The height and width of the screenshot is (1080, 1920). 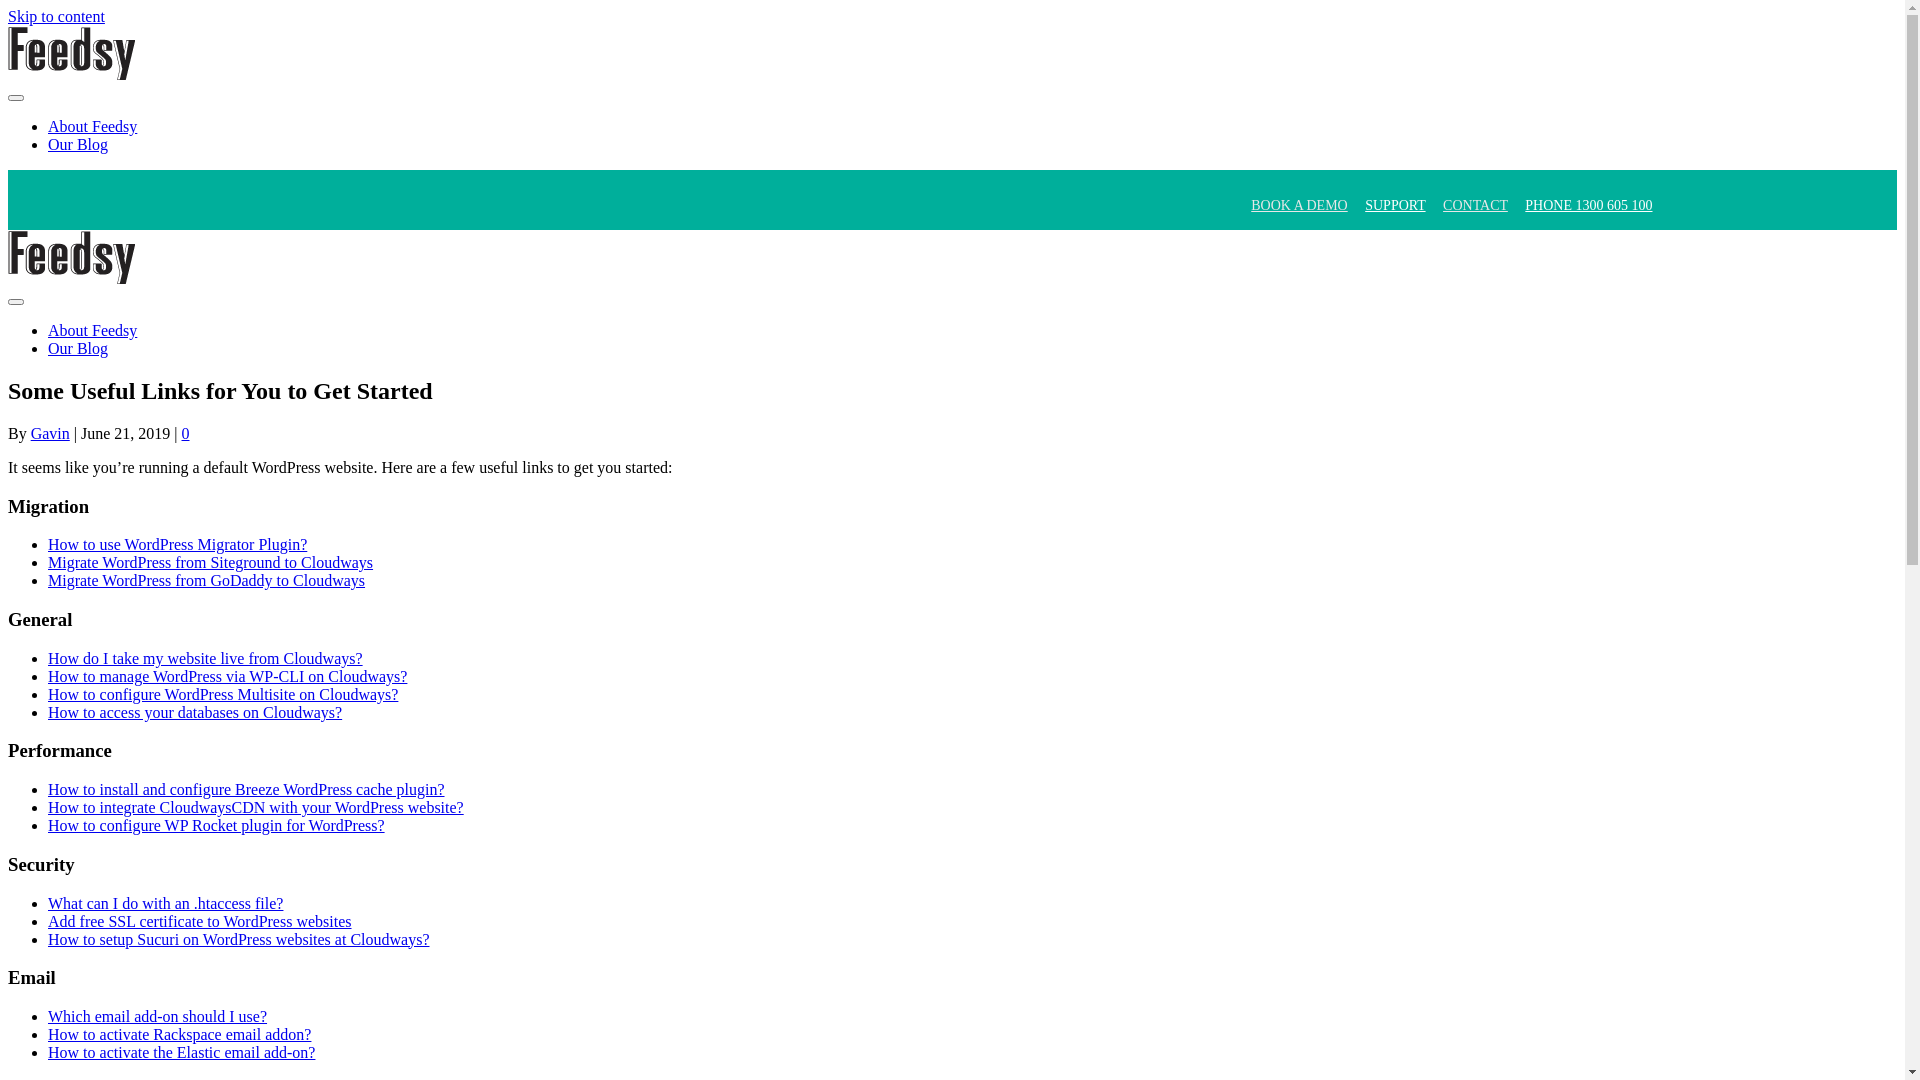 I want to click on 'What can I do with an .htaccess file?', so click(x=165, y=903).